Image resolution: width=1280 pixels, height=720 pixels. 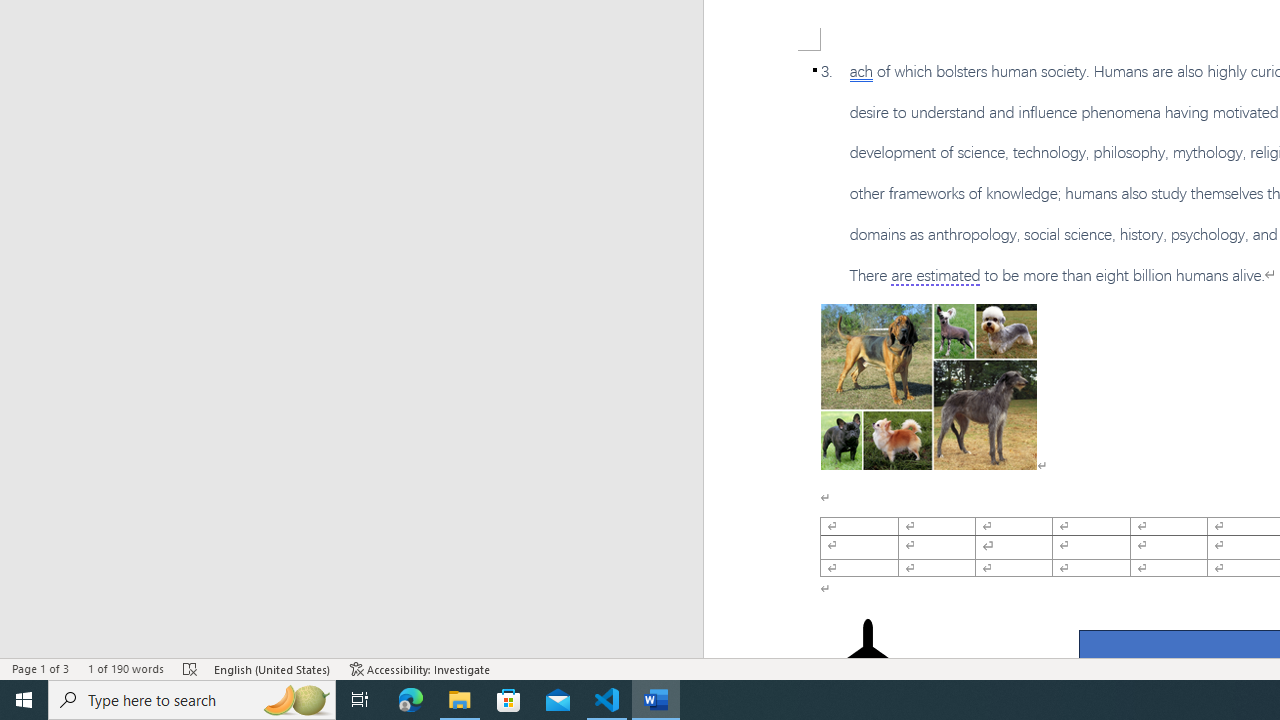 What do you see at coordinates (191, 669) in the screenshot?
I see `'Spelling and Grammar Check Errors'` at bounding box center [191, 669].